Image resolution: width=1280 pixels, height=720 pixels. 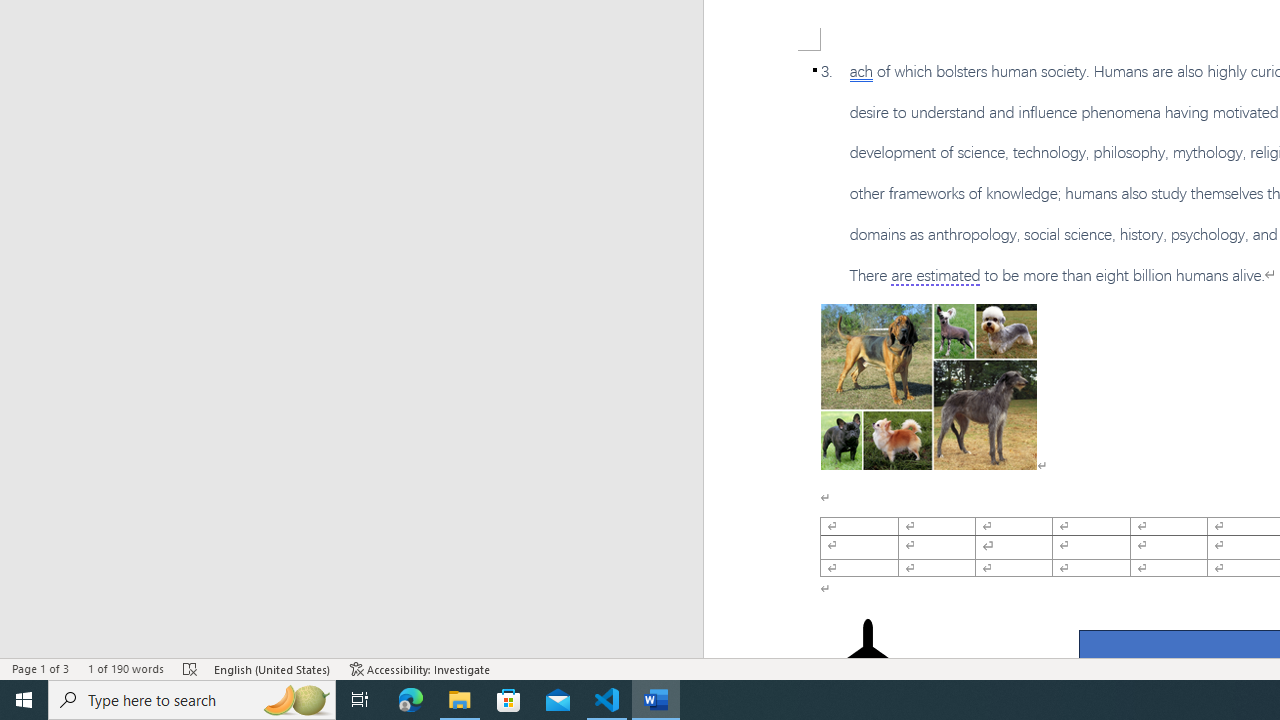 What do you see at coordinates (191, 669) in the screenshot?
I see `'Spelling and Grammar Check Errors'` at bounding box center [191, 669].